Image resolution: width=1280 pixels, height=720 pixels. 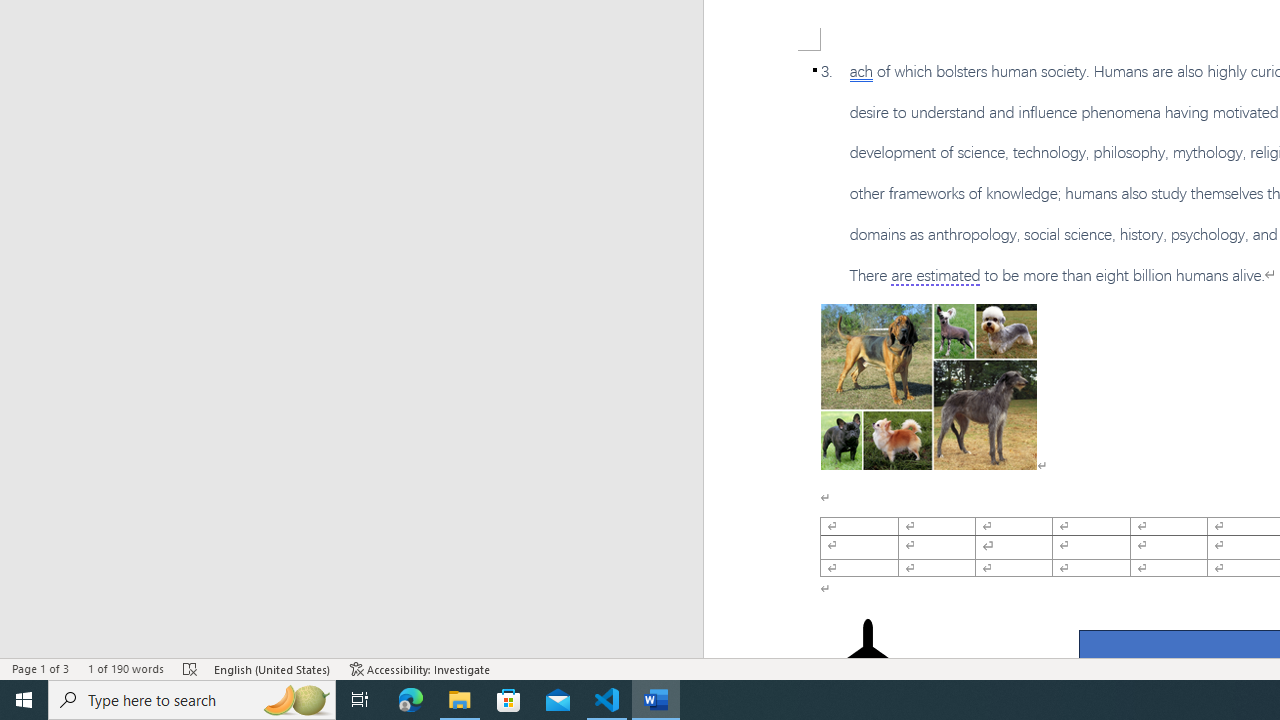 What do you see at coordinates (191, 669) in the screenshot?
I see `'Spelling and Grammar Check Errors'` at bounding box center [191, 669].